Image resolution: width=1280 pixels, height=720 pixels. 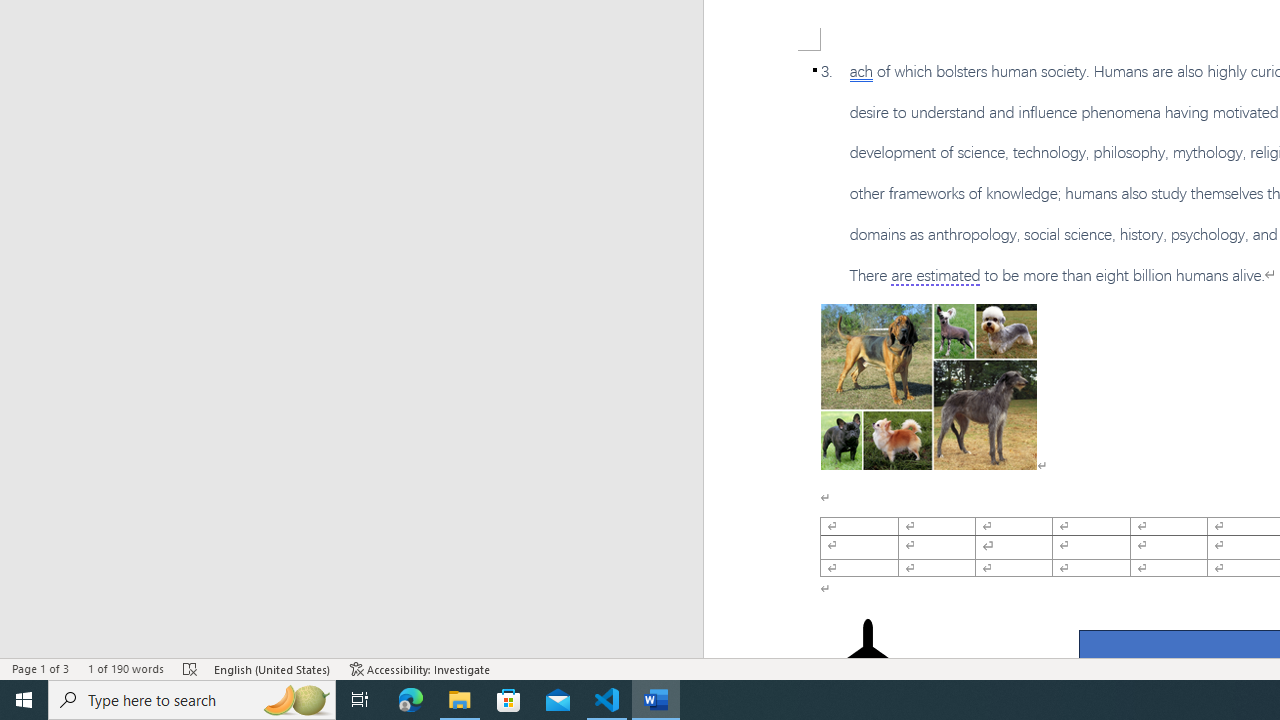 What do you see at coordinates (191, 669) in the screenshot?
I see `'Spelling and Grammar Check Errors'` at bounding box center [191, 669].